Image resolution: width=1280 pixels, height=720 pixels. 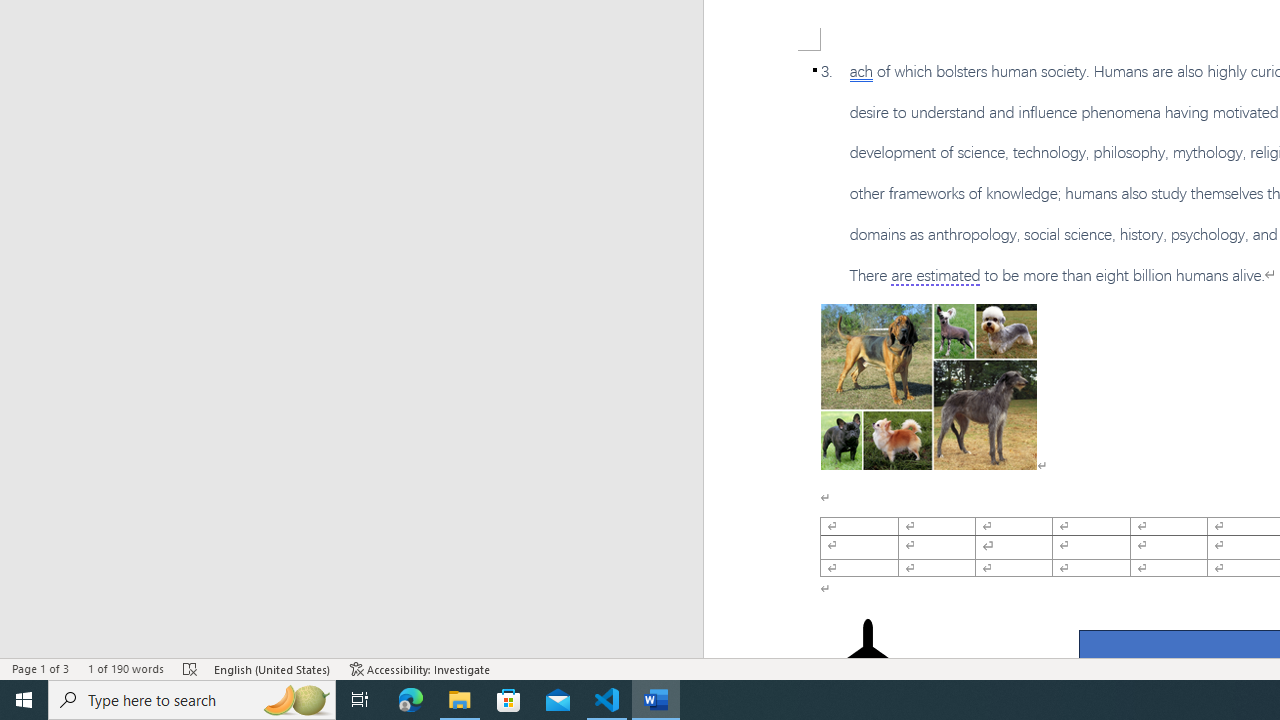 What do you see at coordinates (191, 669) in the screenshot?
I see `'Spelling and Grammar Check Errors'` at bounding box center [191, 669].